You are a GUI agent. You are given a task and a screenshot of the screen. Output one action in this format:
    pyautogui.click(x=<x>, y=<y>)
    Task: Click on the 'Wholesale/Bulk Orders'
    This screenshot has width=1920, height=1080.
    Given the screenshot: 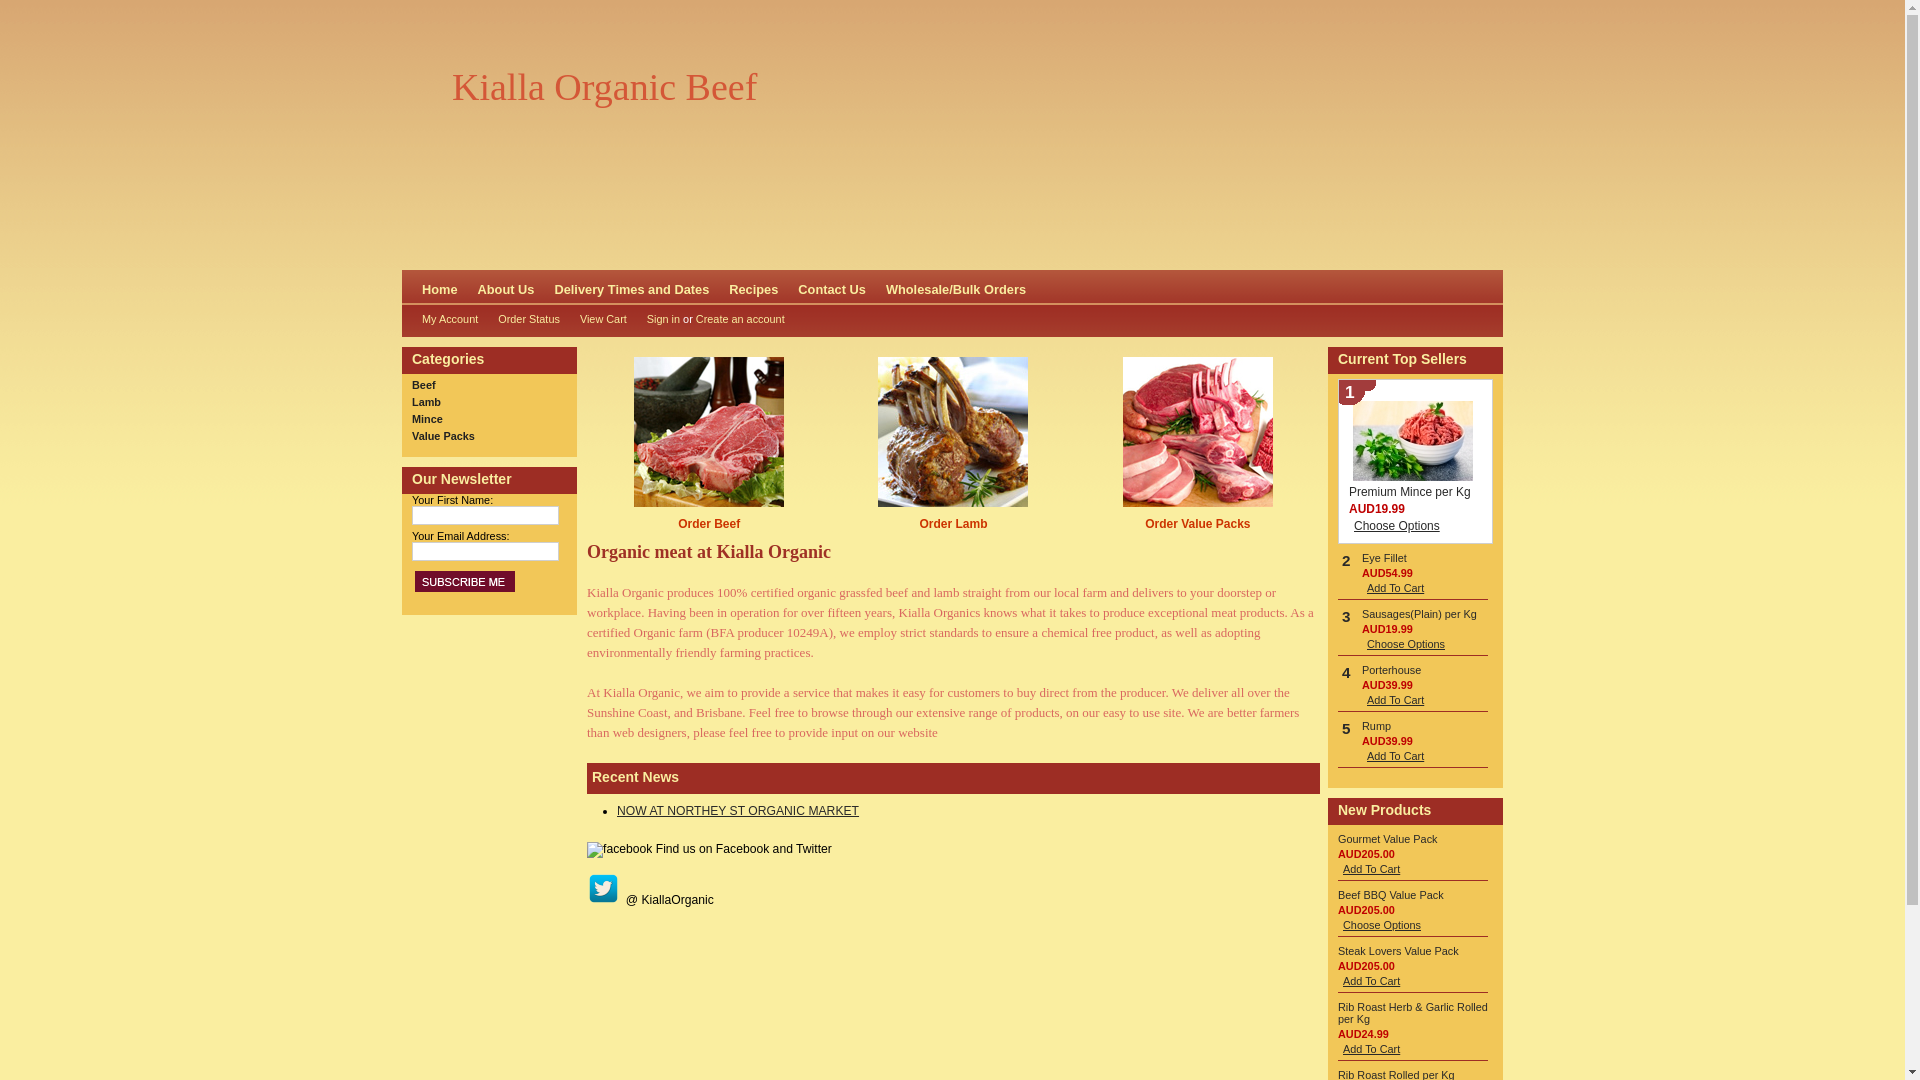 What is the action you would take?
    pyautogui.click(x=954, y=288)
    